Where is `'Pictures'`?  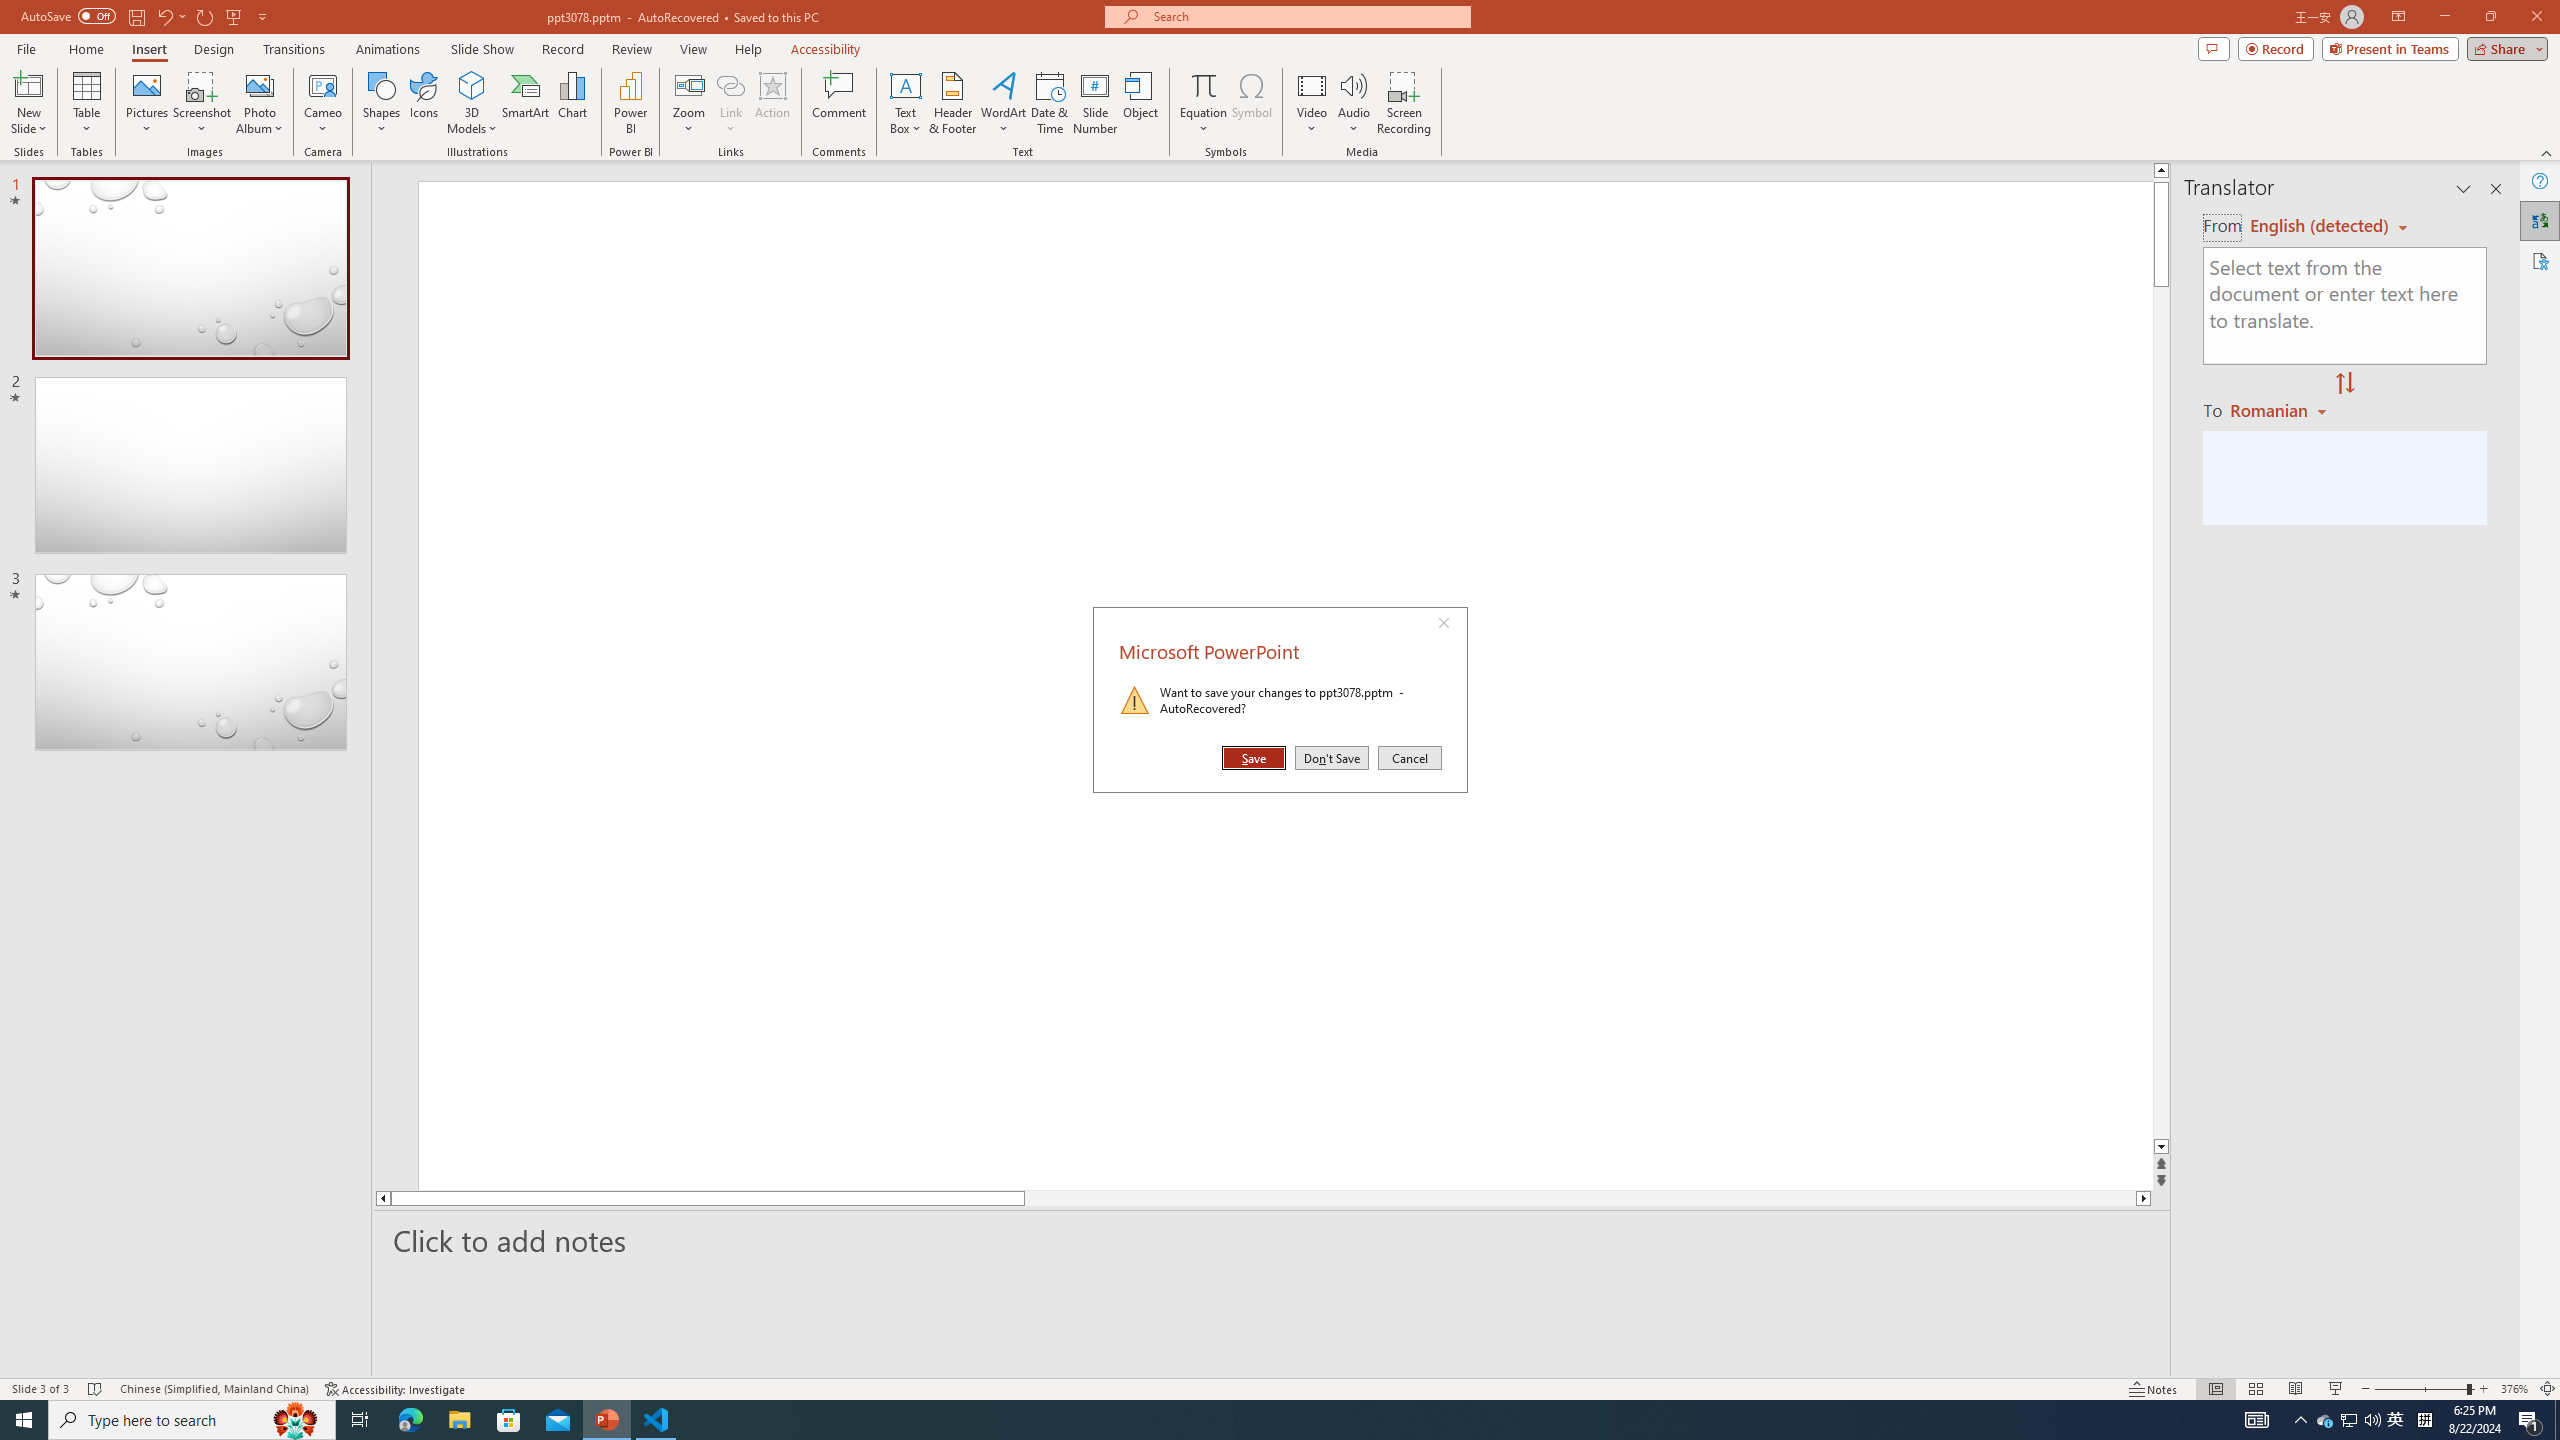 'Pictures' is located at coordinates (146, 103).